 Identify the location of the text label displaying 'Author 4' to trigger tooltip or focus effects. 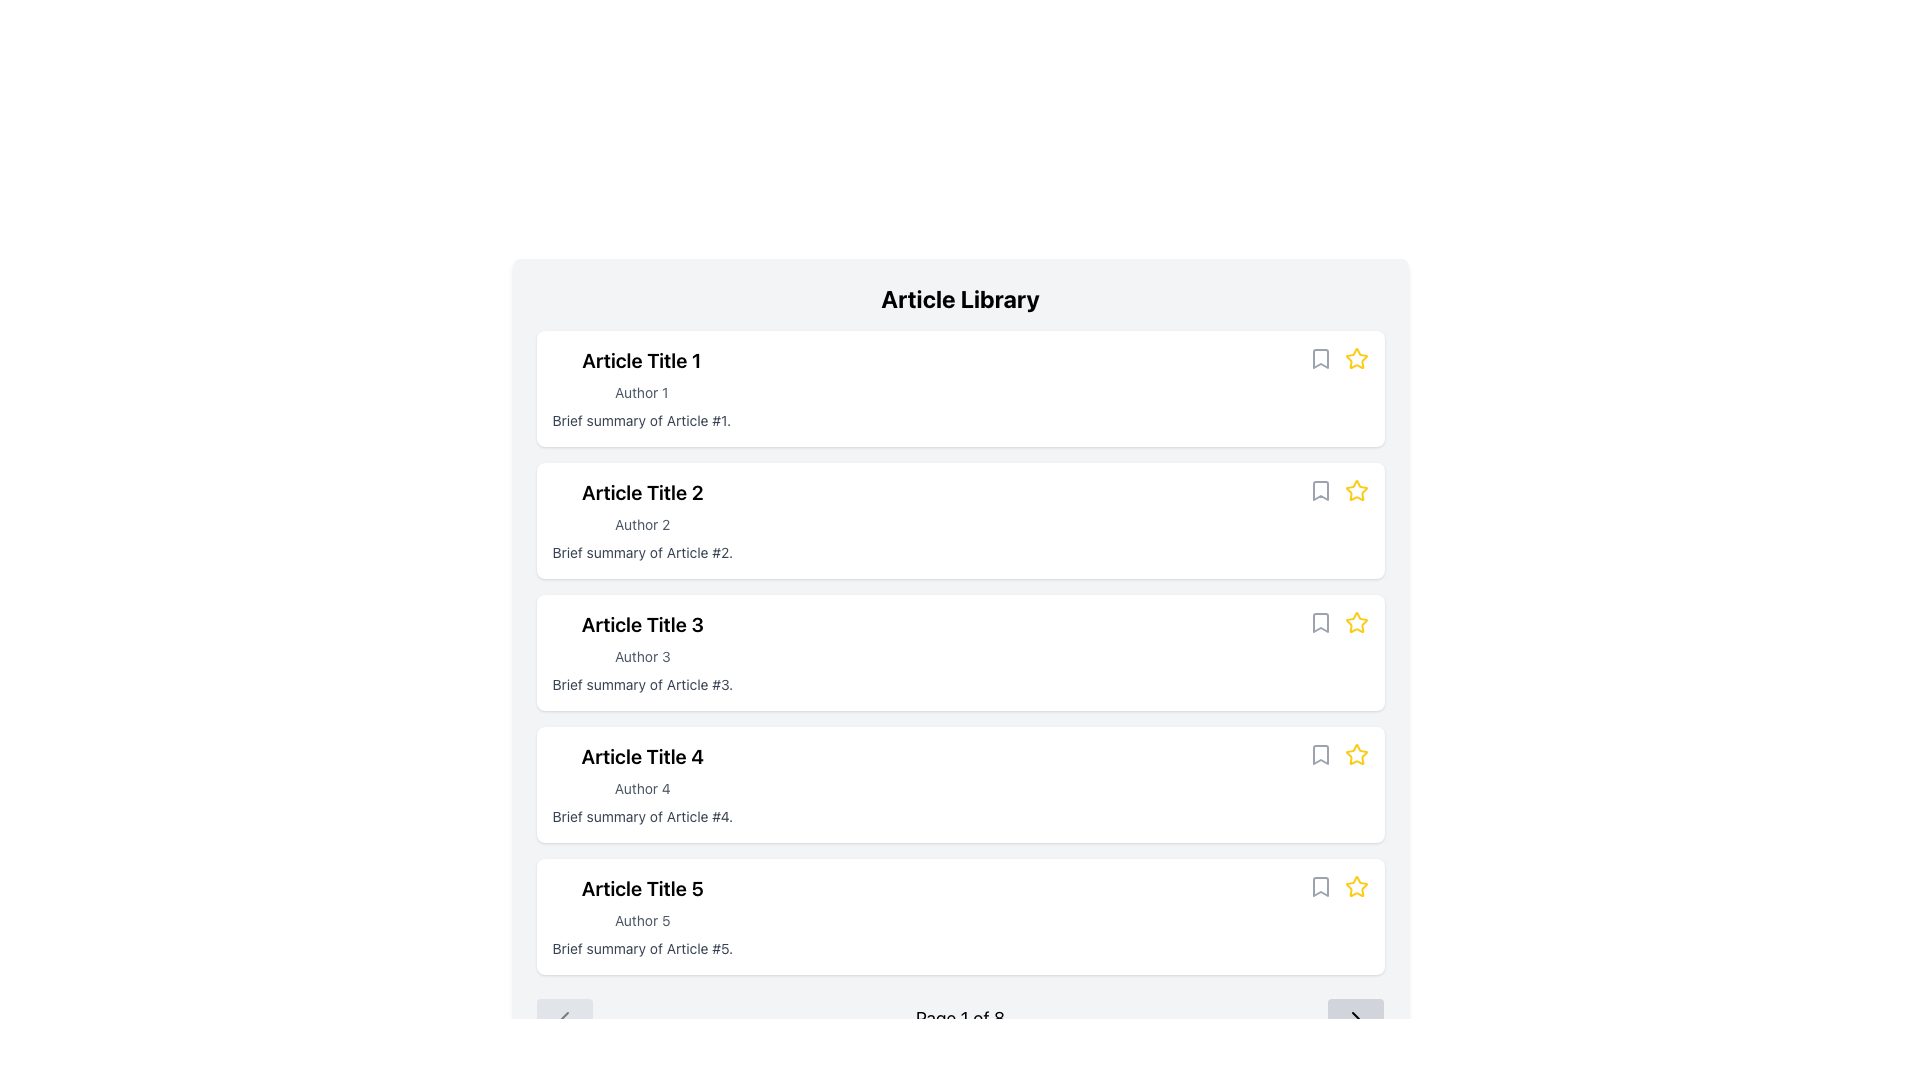
(642, 788).